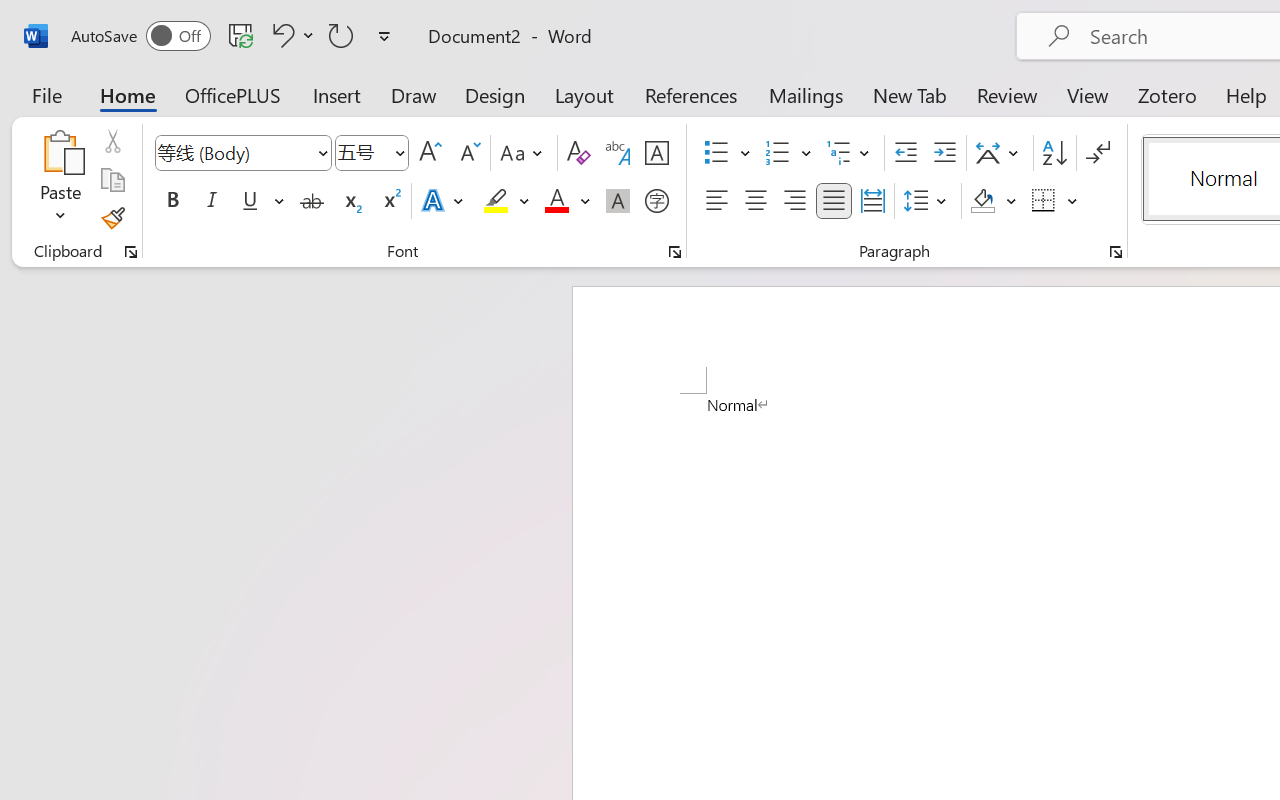 The width and height of the screenshot is (1280, 800). Describe the element at coordinates (139, 35) in the screenshot. I see `'AutoSave'` at that location.